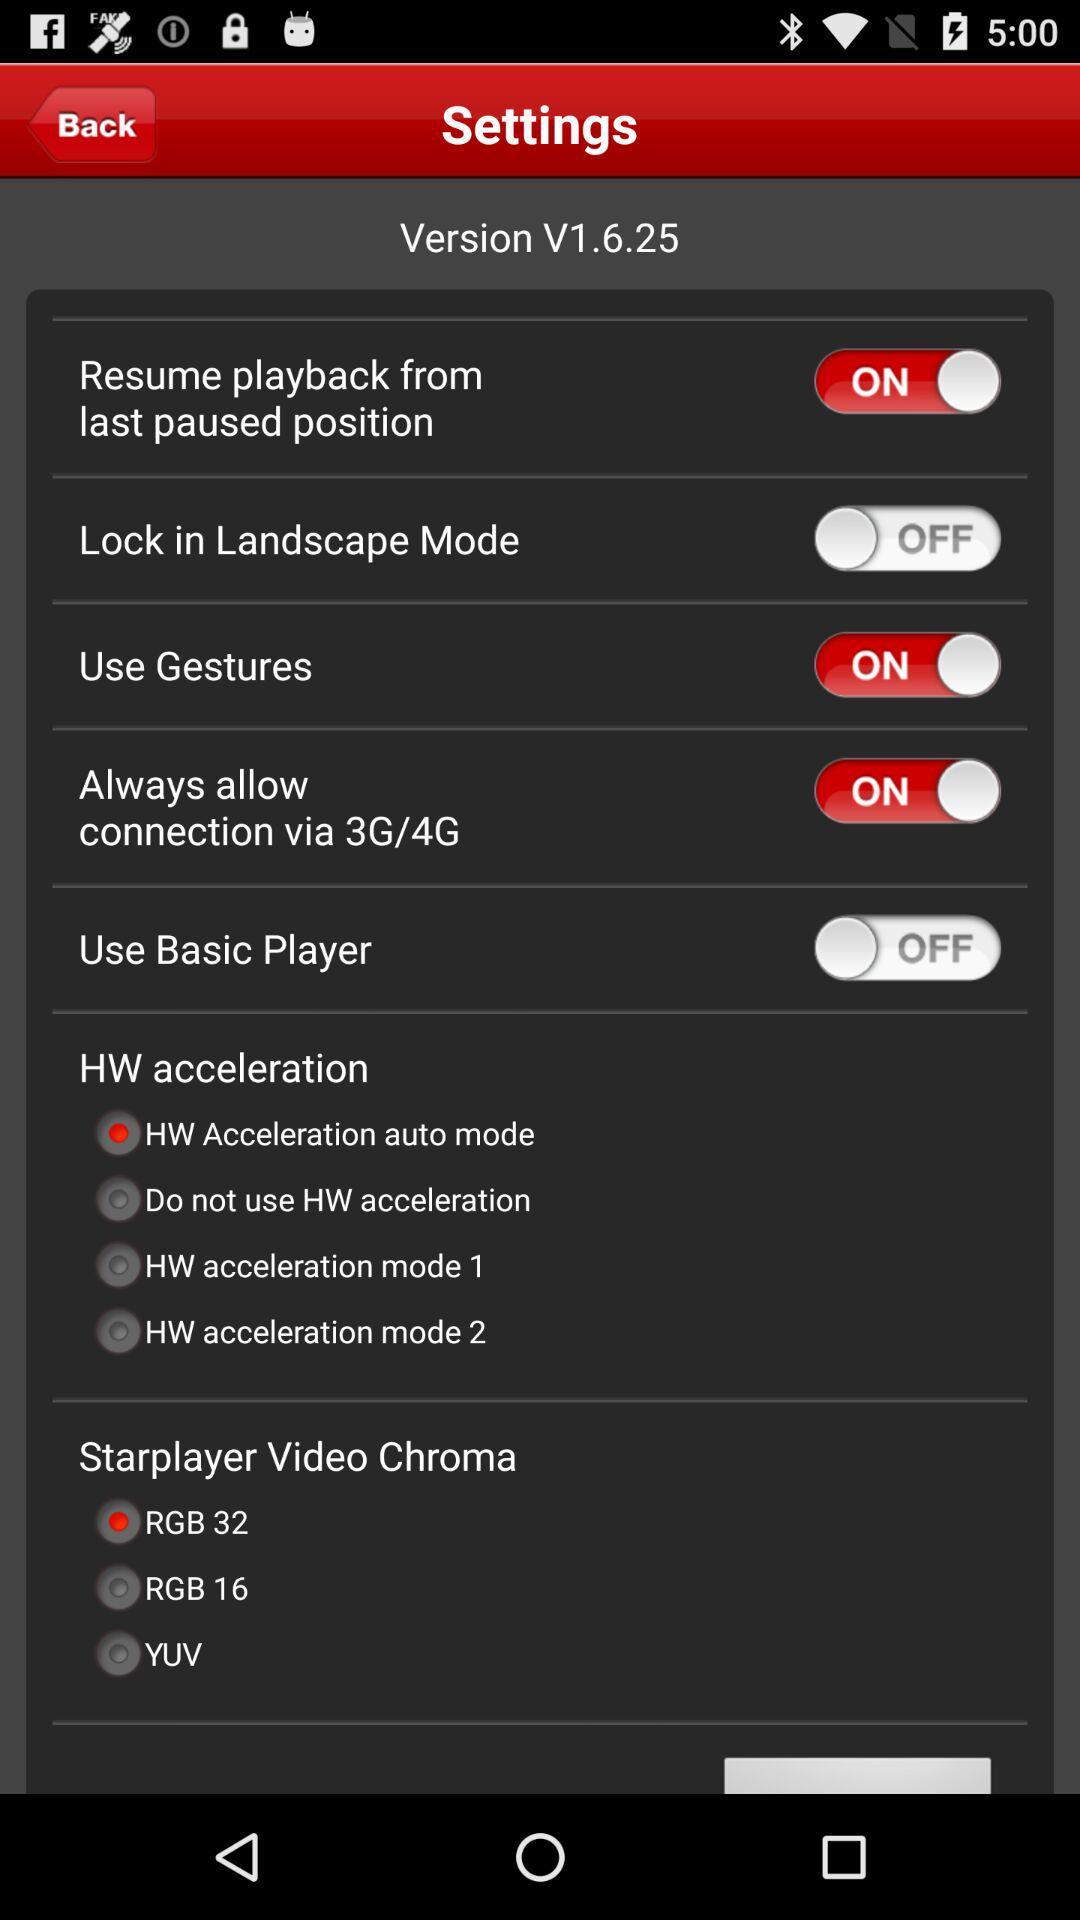 The image size is (1080, 1920). What do you see at coordinates (907, 664) in the screenshot?
I see `turn on and turn off button` at bounding box center [907, 664].